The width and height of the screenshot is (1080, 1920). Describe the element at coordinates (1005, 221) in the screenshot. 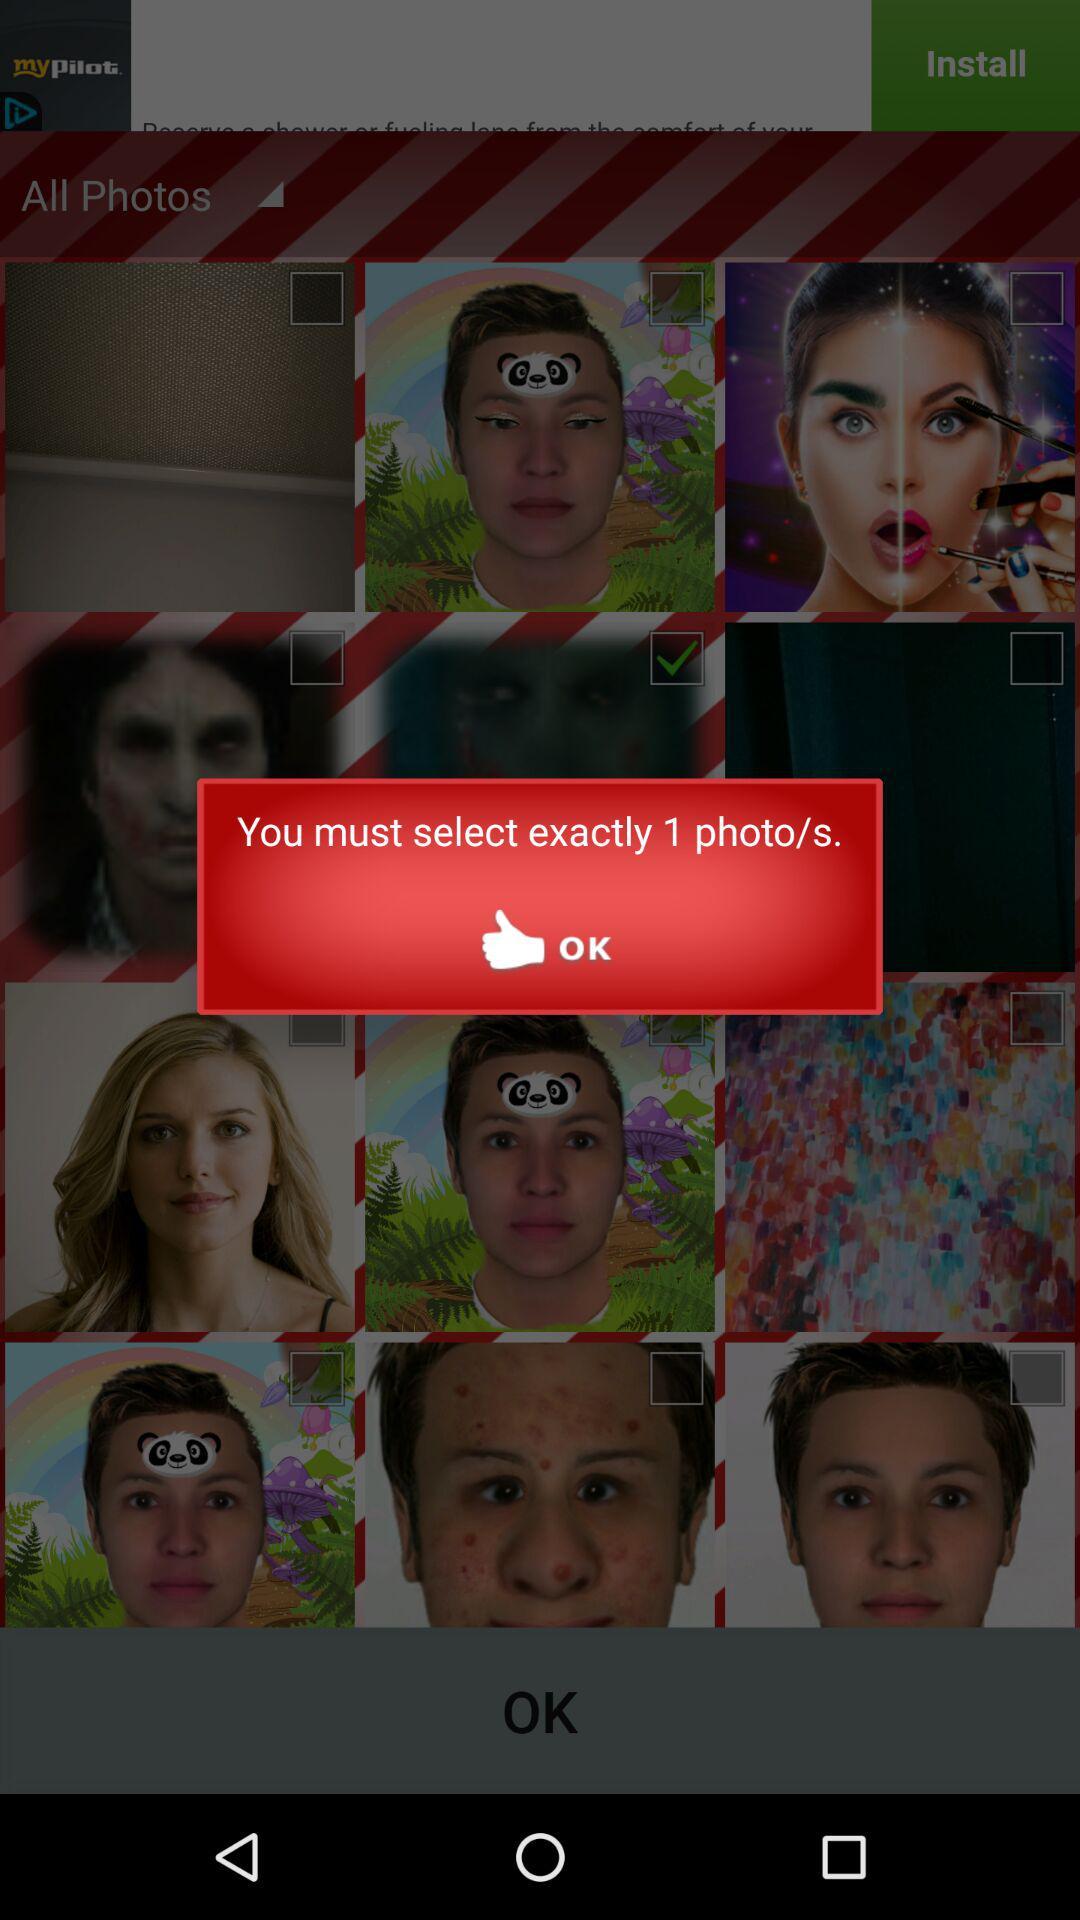

I see `the edit icon` at that location.